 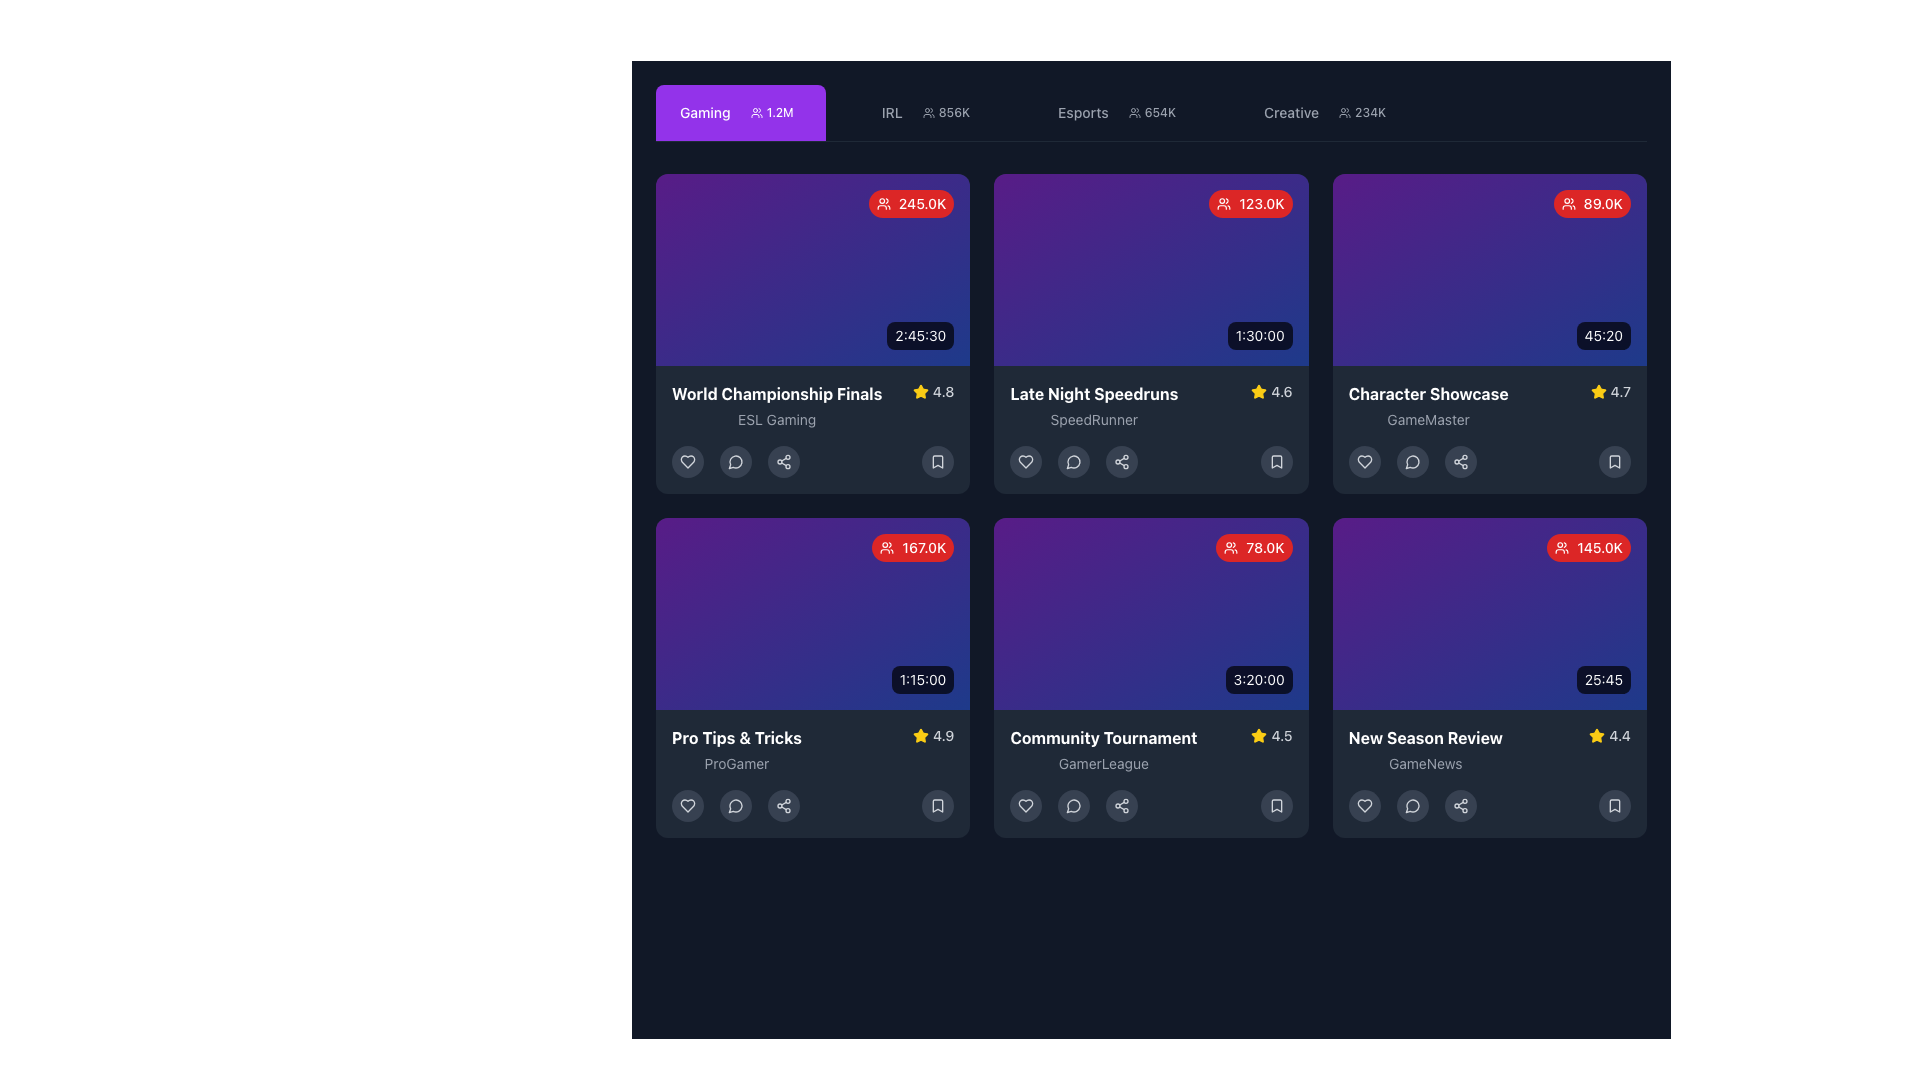 What do you see at coordinates (1151, 749) in the screenshot?
I see `text content from the 'Community Tournament' text block, which includes the bold white text 'Community Tournament' and the smaller gray text 'GamerLeague', along with the yellow star icon and rating '4.5' located in the bottom-middle card of the grid layout` at bounding box center [1151, 749].